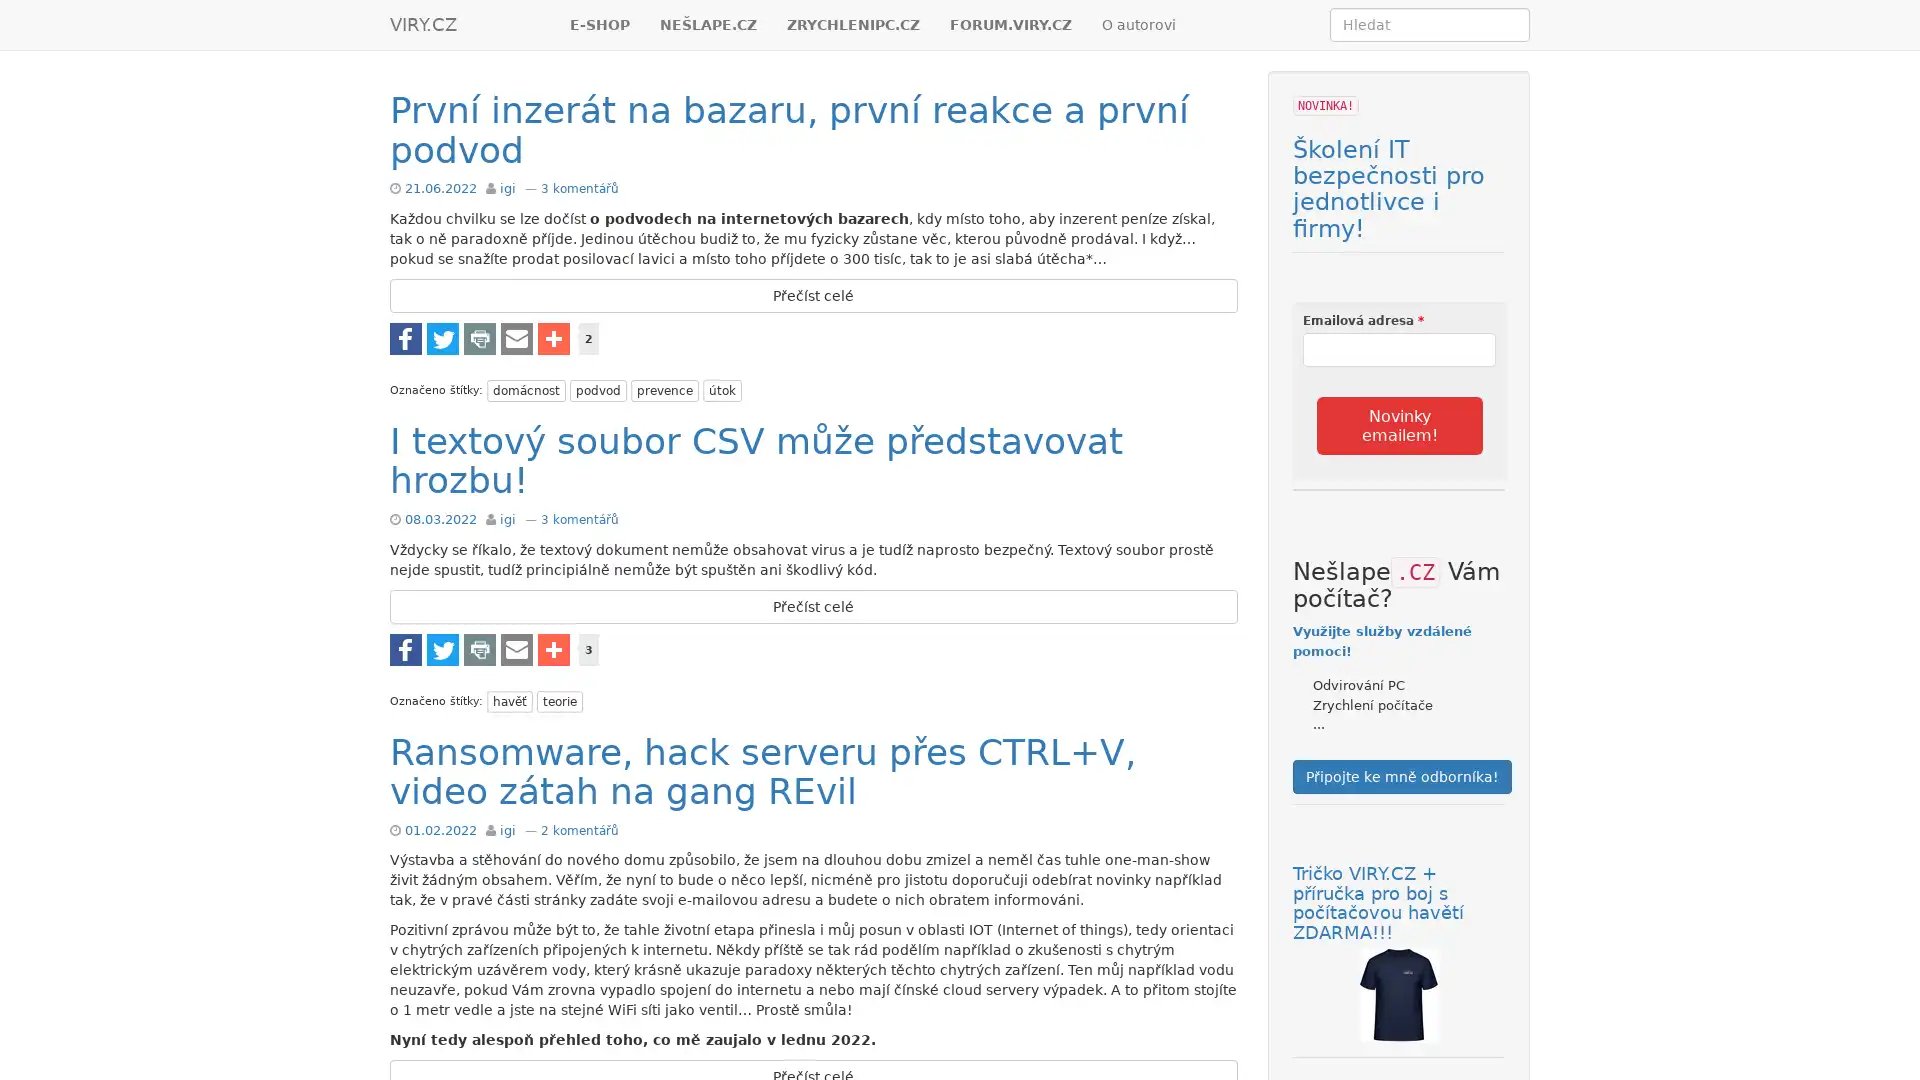  Describe the element at coordinates (553, 648) in the screenshot. I see `Share to Vice...` at that location.